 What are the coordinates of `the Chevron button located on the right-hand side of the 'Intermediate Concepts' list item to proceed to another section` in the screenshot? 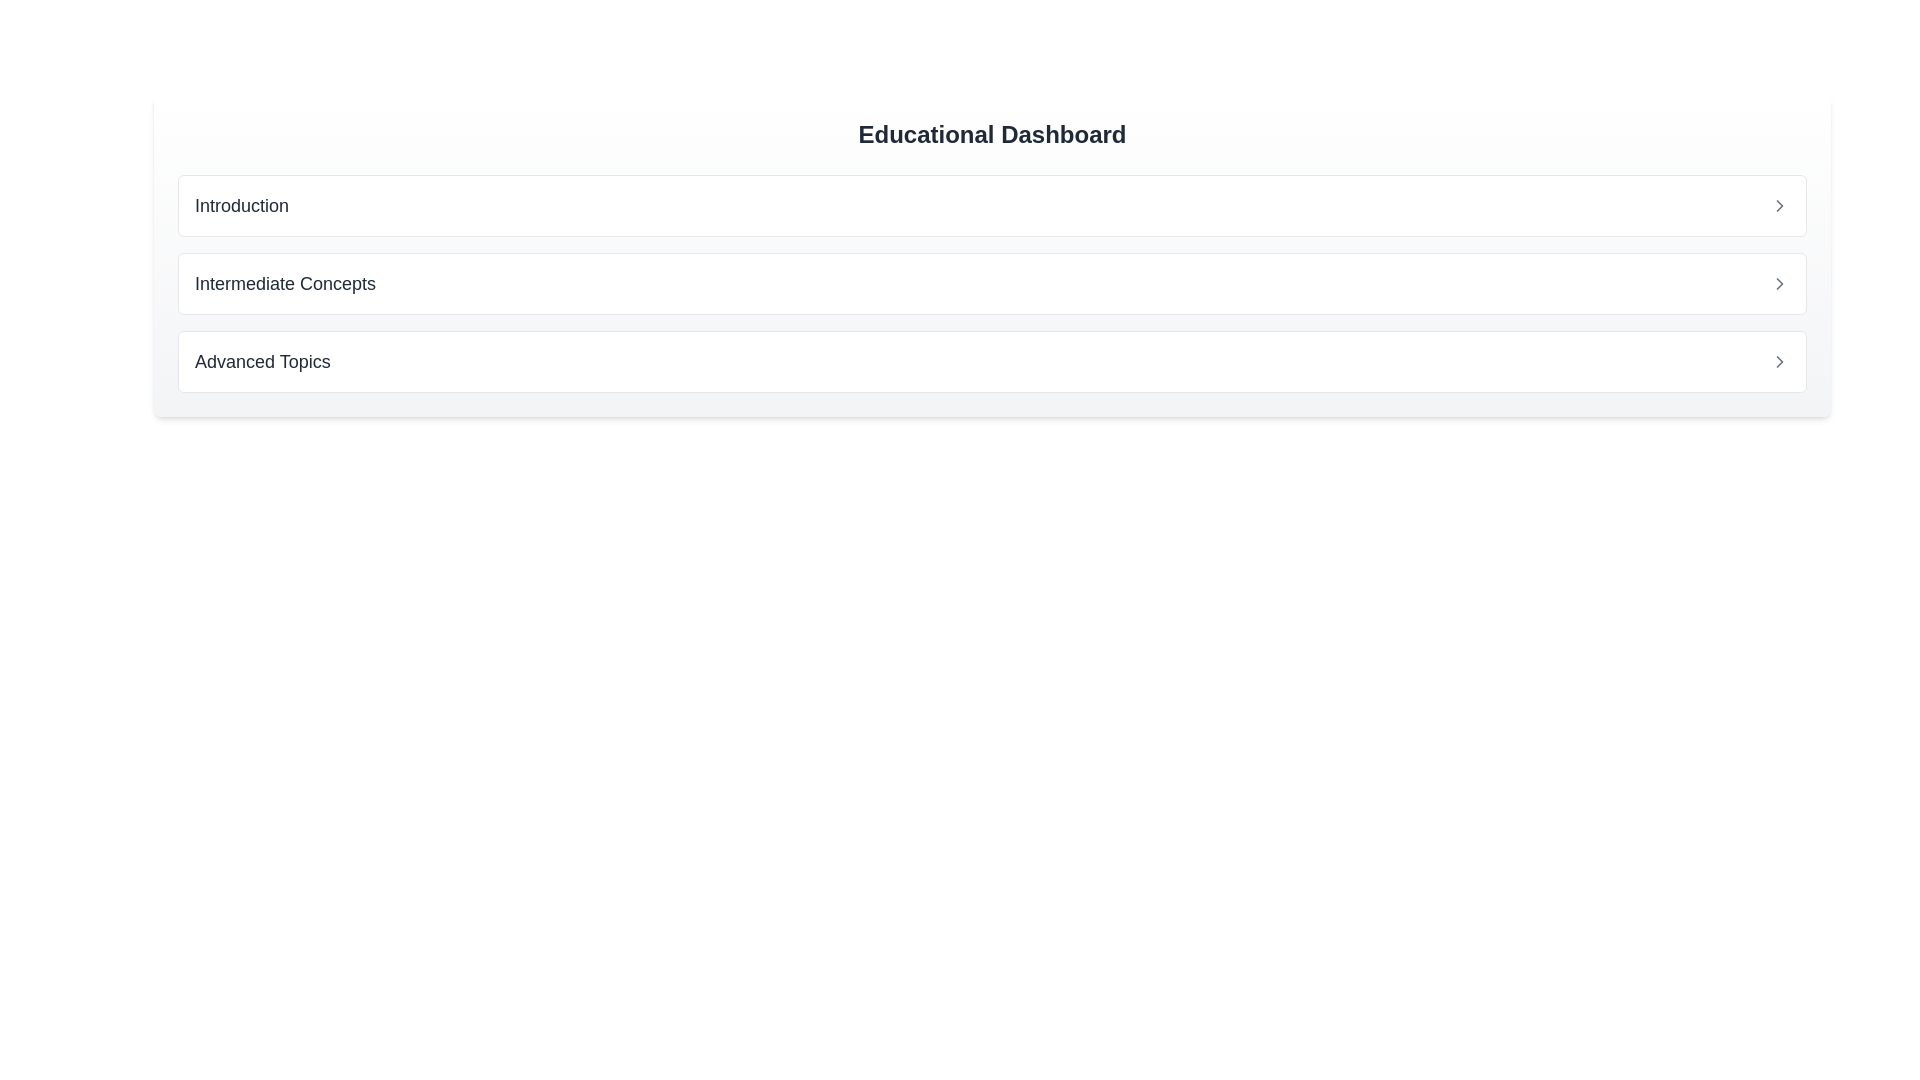 It's located at (1780, 284).